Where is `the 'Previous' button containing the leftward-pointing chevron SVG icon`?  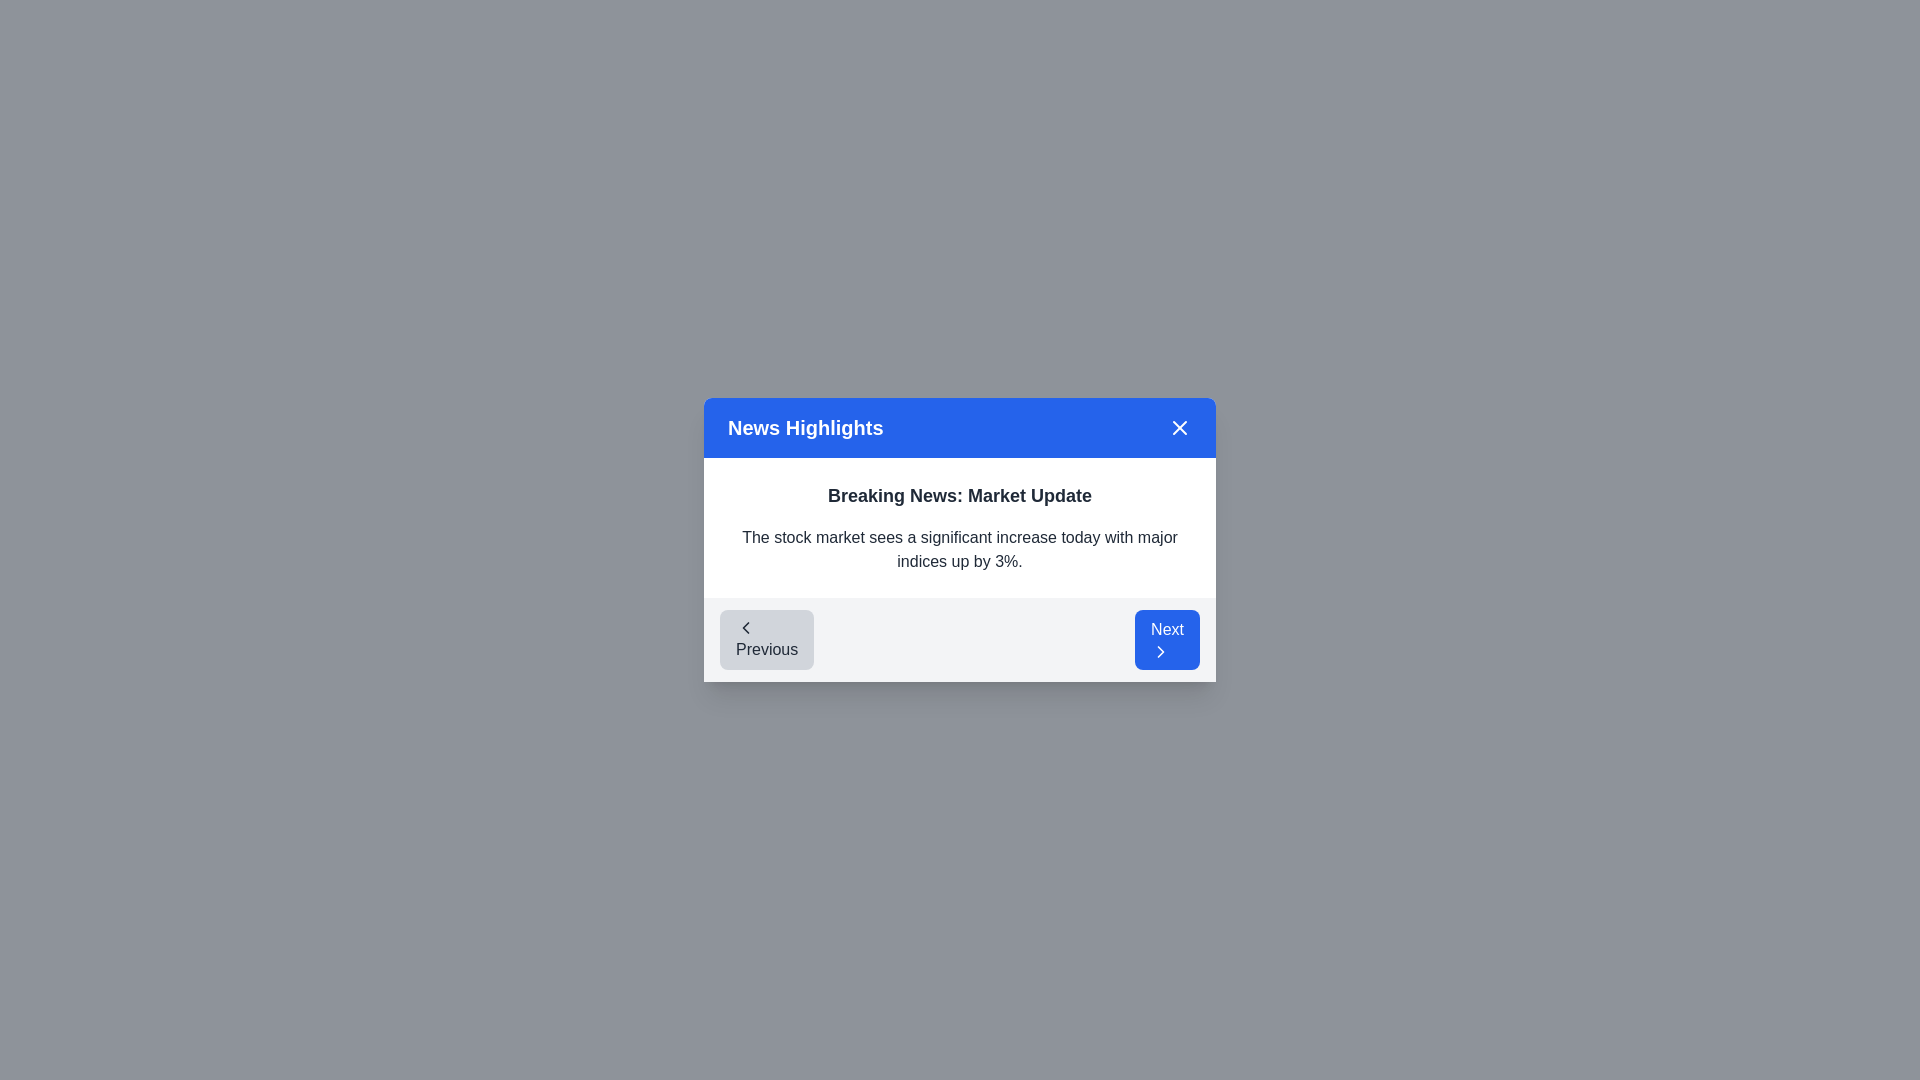 the 'Previous' button containing the leftward-pointing chevron SVG icon is located at coordinates (744, 627).